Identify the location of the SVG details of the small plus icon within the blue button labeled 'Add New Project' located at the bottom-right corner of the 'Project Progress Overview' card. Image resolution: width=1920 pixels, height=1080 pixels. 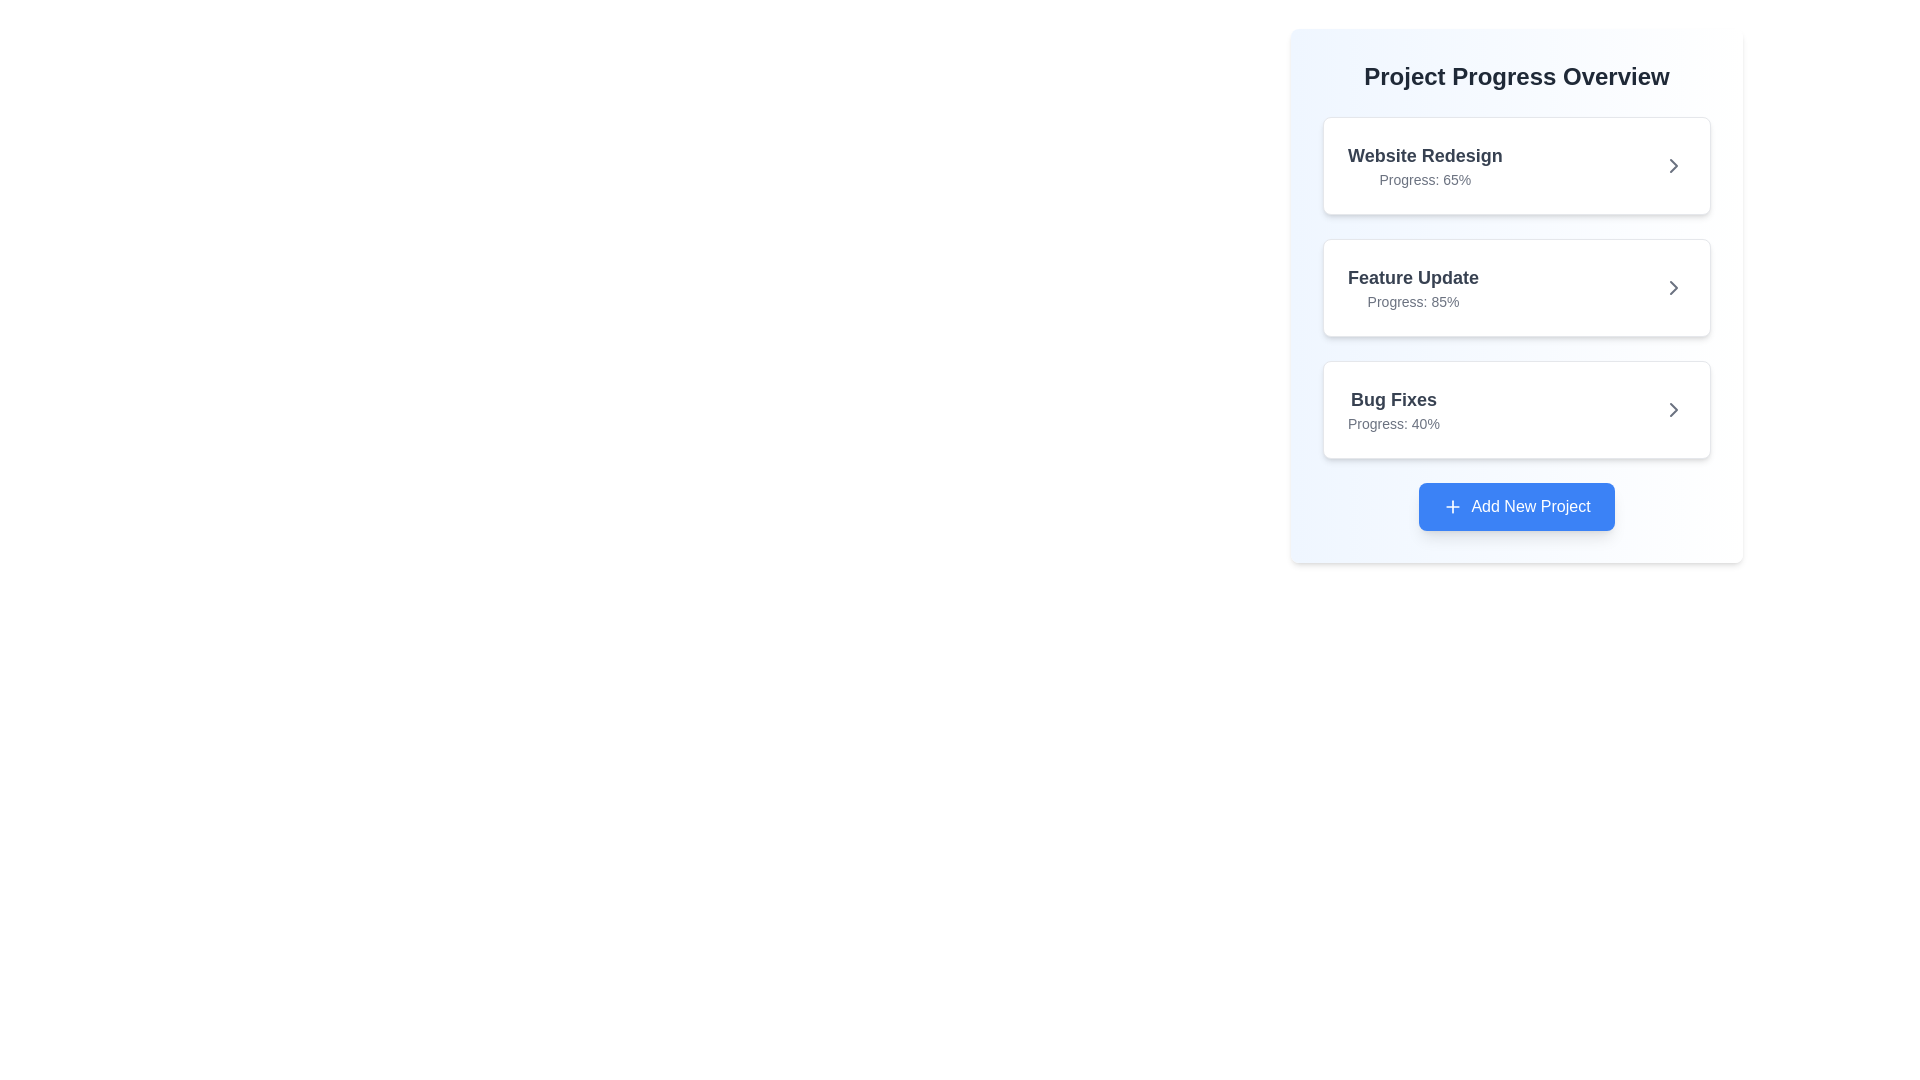
(1453, 505).